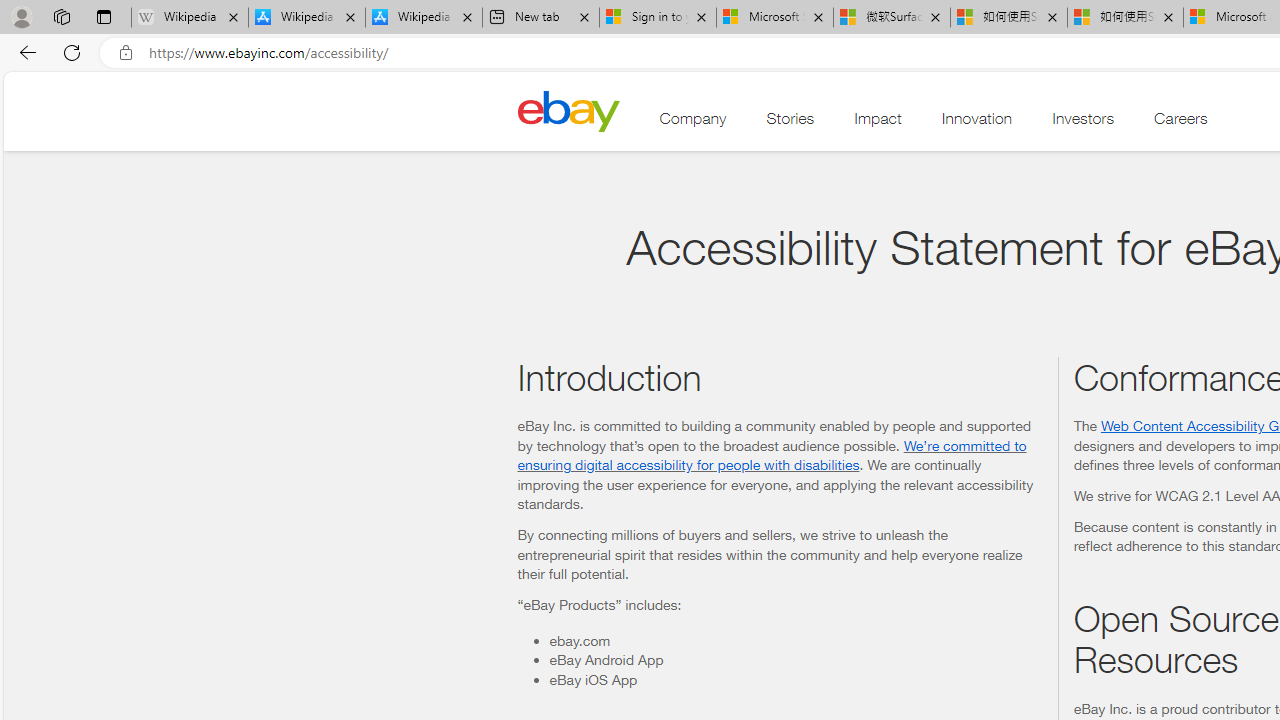  Describe the element at coordinates (878, 123) in the screenshot. I see `'Impact'` at that location.